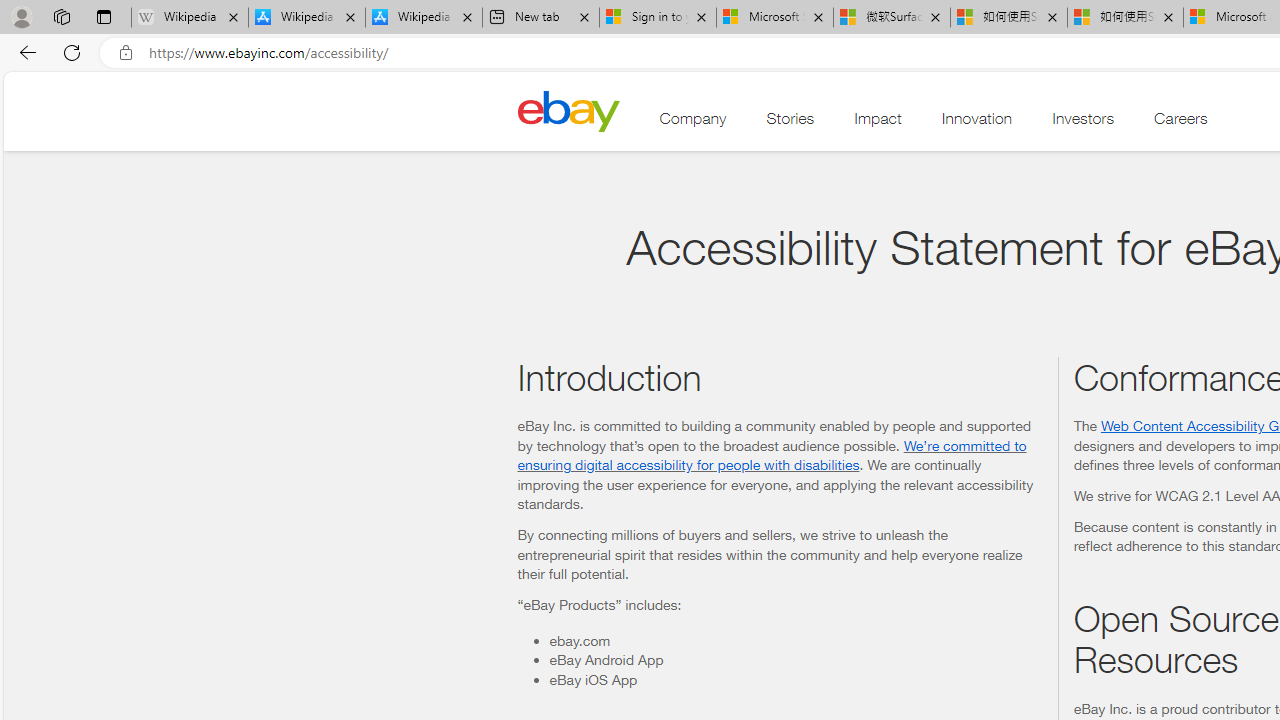  Describe the element at coordinates (878, 123) in the screenshot. I see `'Impact'` at that location.